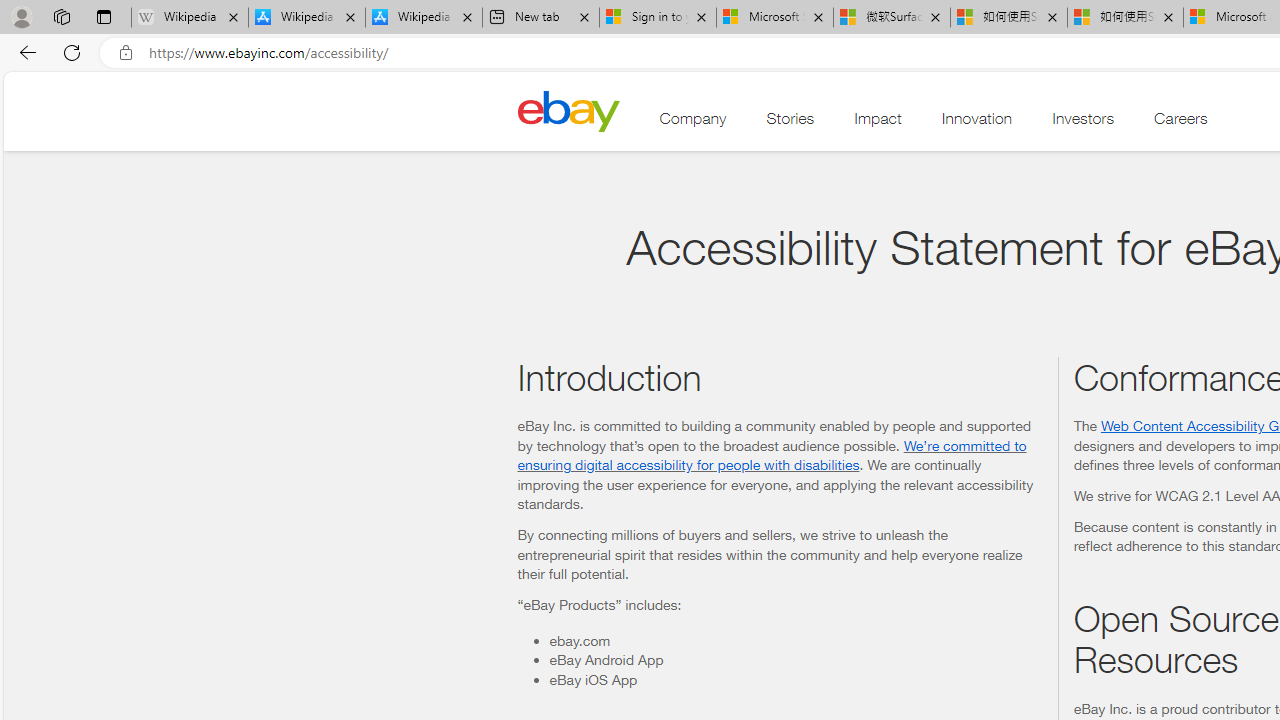  Describe the element at coordinates (878, 123) in the screenshot. I see `'Impact'` at that location.